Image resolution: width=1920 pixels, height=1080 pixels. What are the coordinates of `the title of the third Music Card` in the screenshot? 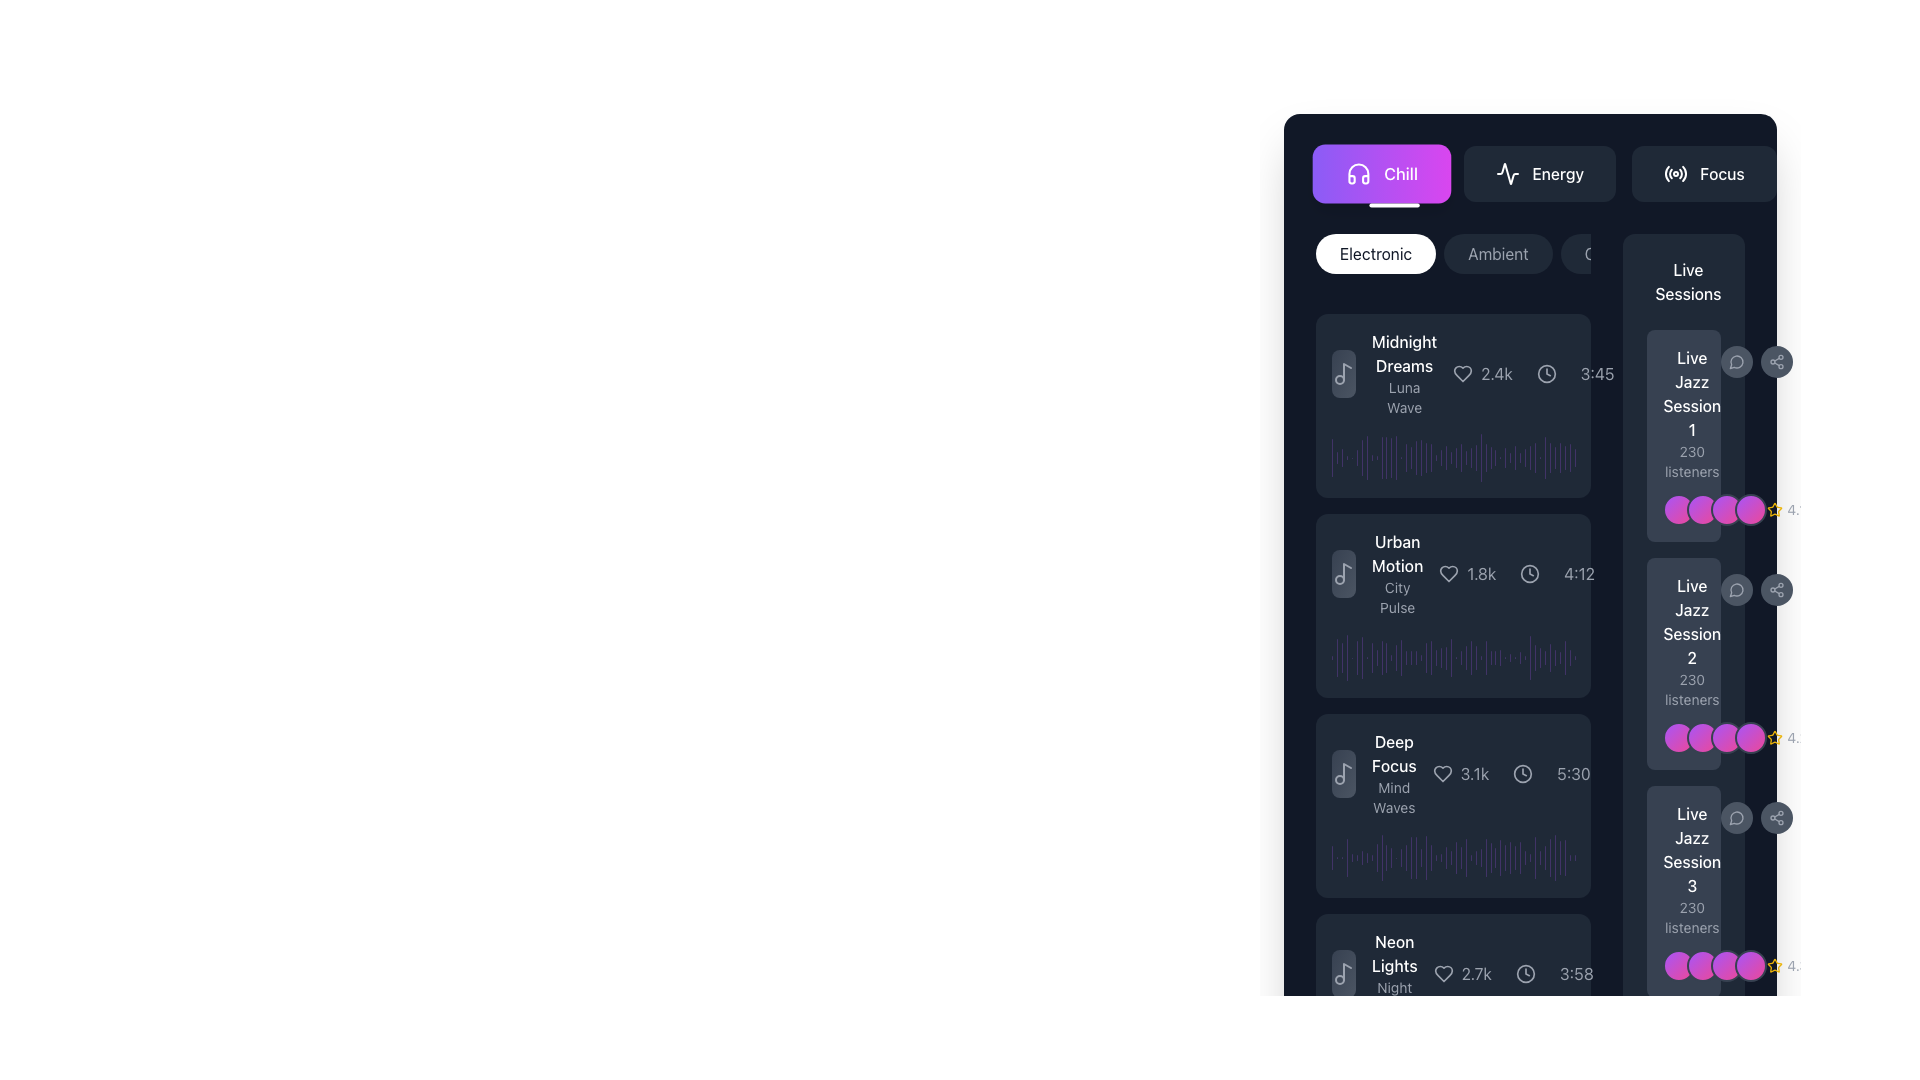 It's located at (1453, 773).